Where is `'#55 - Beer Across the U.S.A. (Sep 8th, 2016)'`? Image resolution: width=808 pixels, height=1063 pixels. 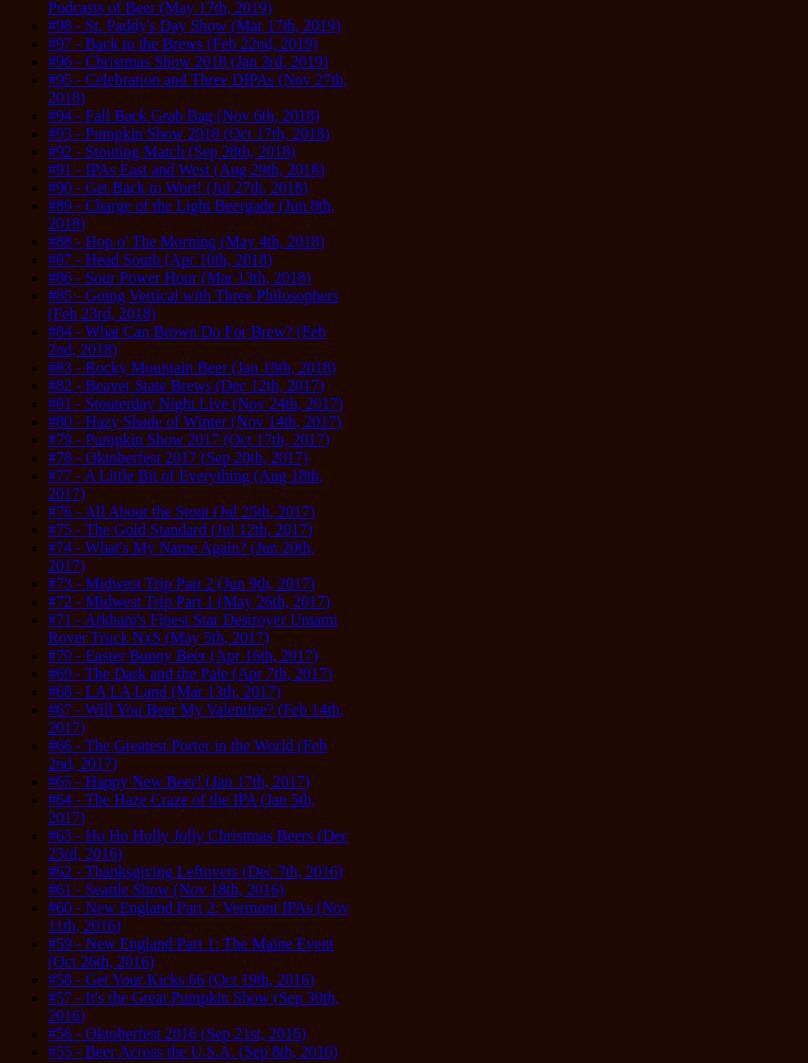
'#55 - Beer Across the U.S.A. (Sep 8th, 2016)' is located at coordinates (191, 1050).